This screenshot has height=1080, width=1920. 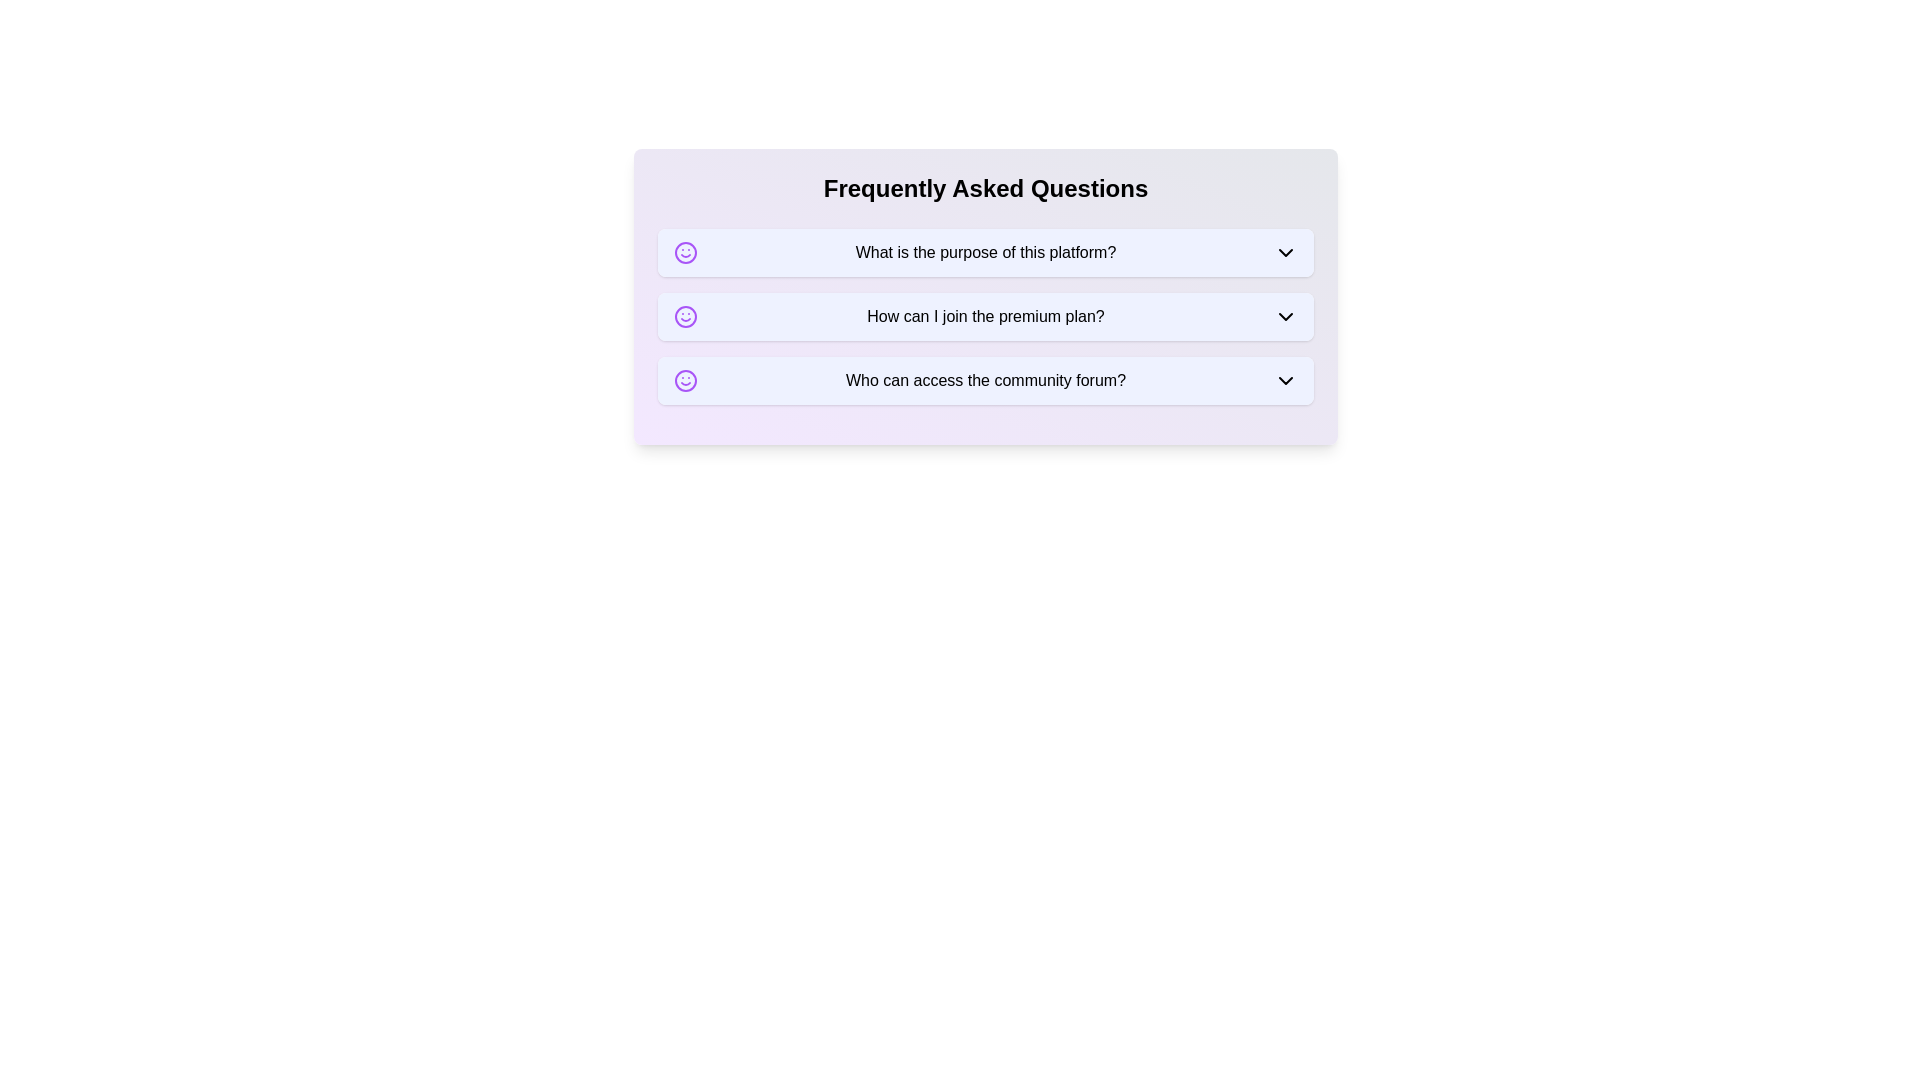 What do you see at coordinates (686, 315) in the screenshot?
I see `the decorative icon in the FAQ section related to the question 'How can I join the premium plan?', which is located in the second row and aligned with the question's chevron icon` at bounding box center [686, 315].